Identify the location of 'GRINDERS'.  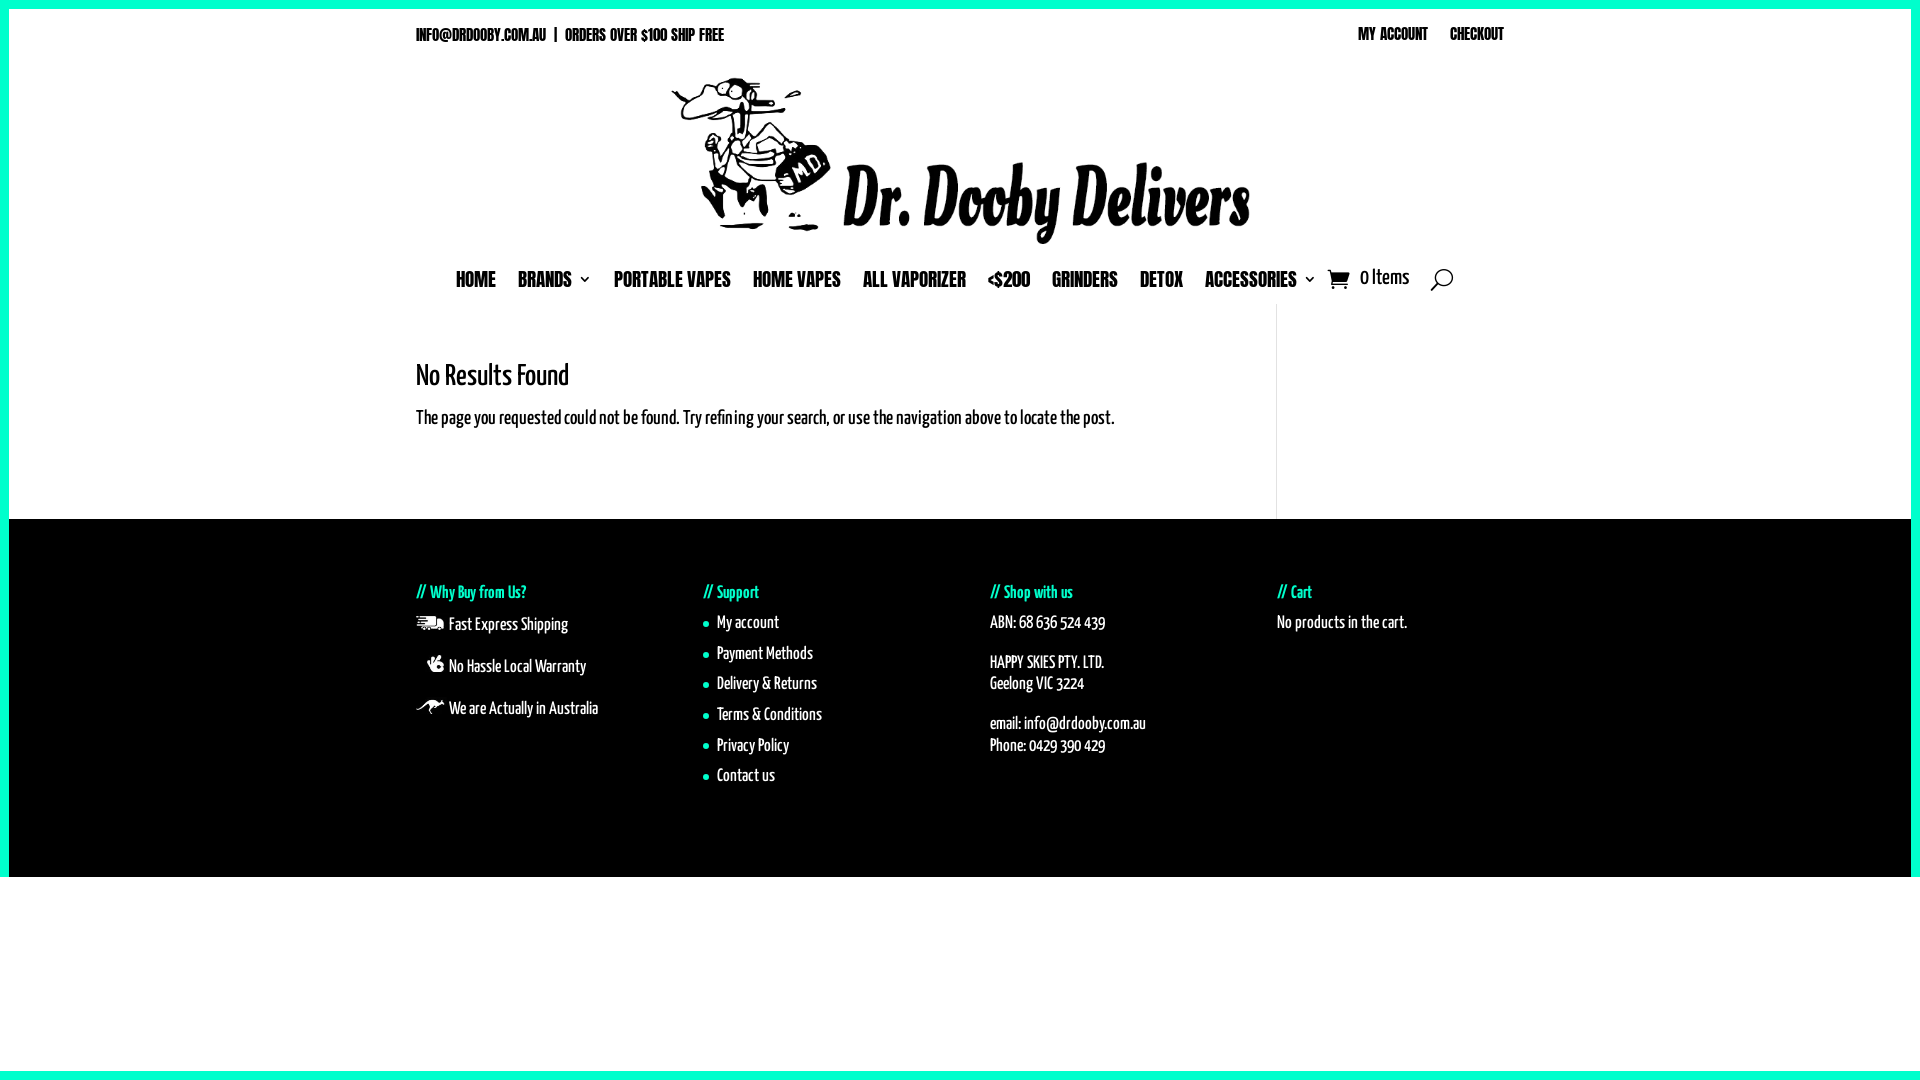
(1083, 282).